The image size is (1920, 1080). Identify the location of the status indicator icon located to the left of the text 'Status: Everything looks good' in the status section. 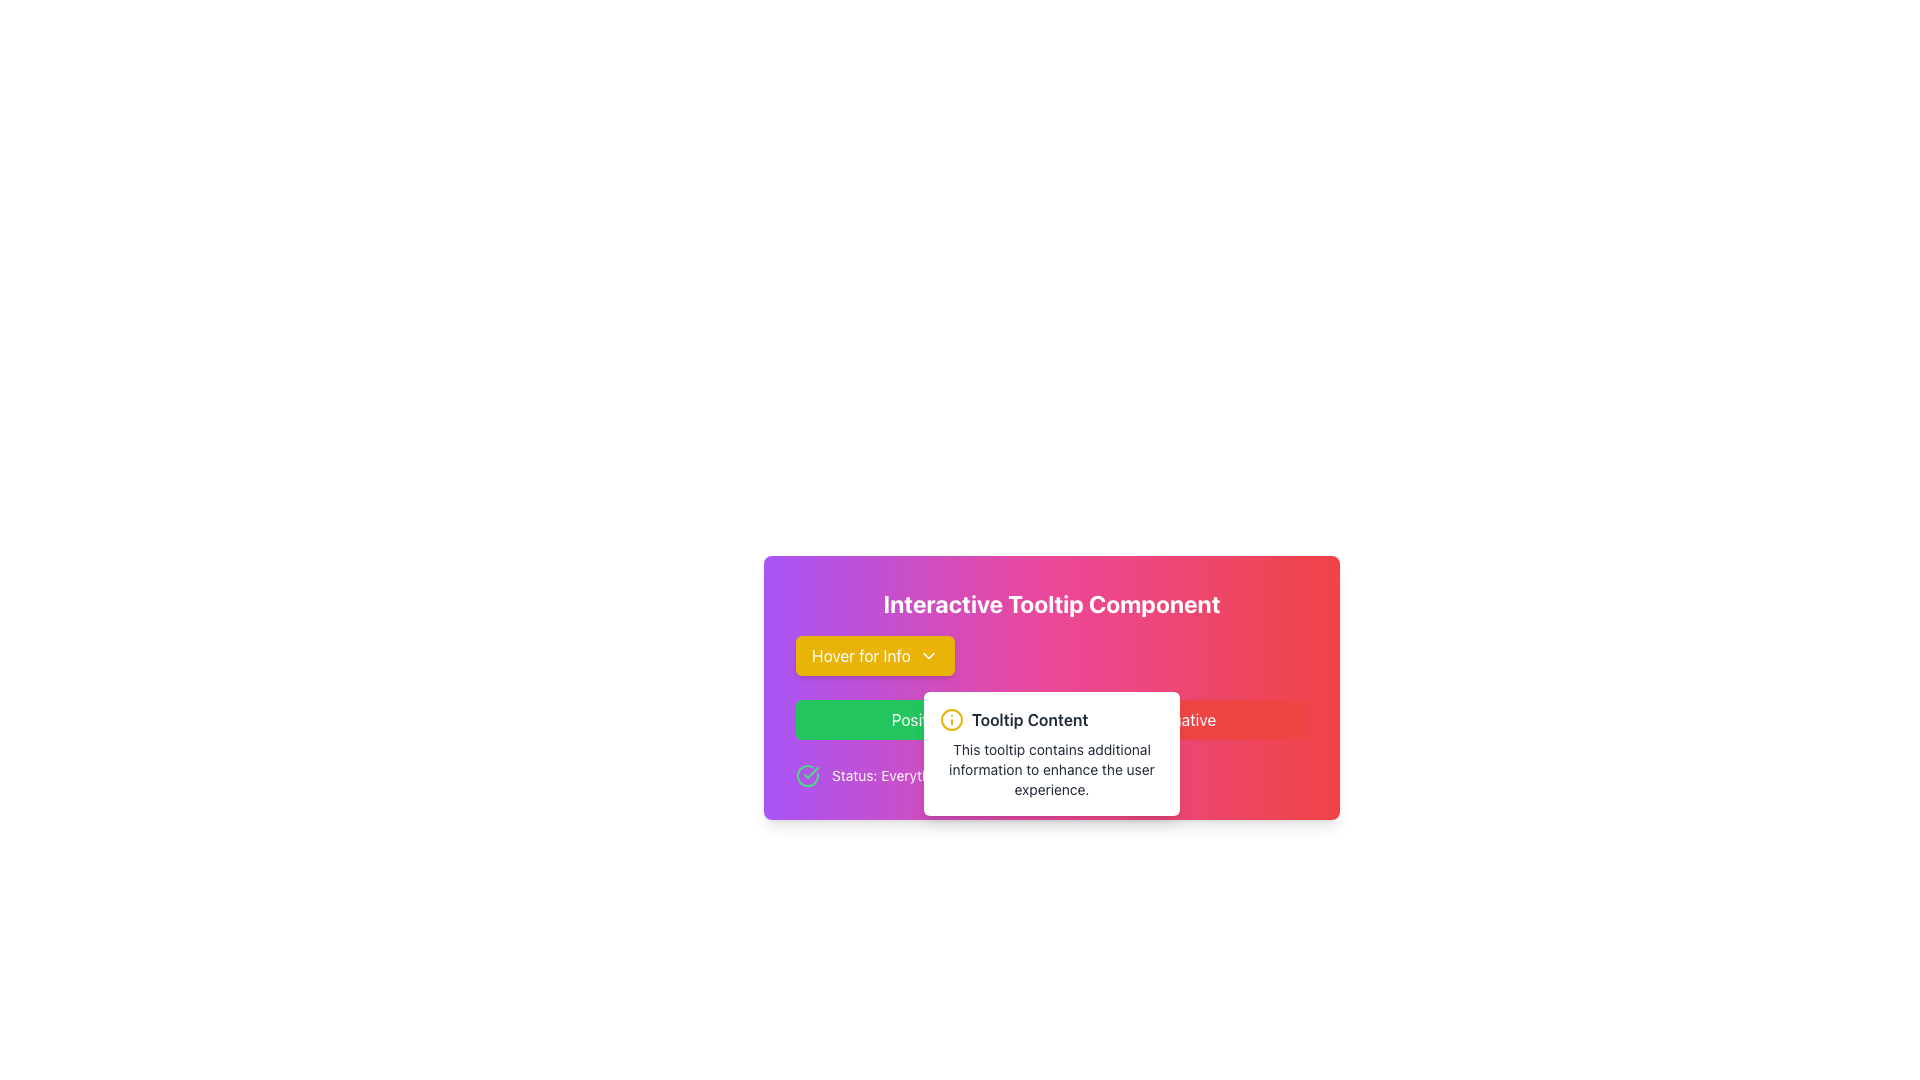
(807, 774).